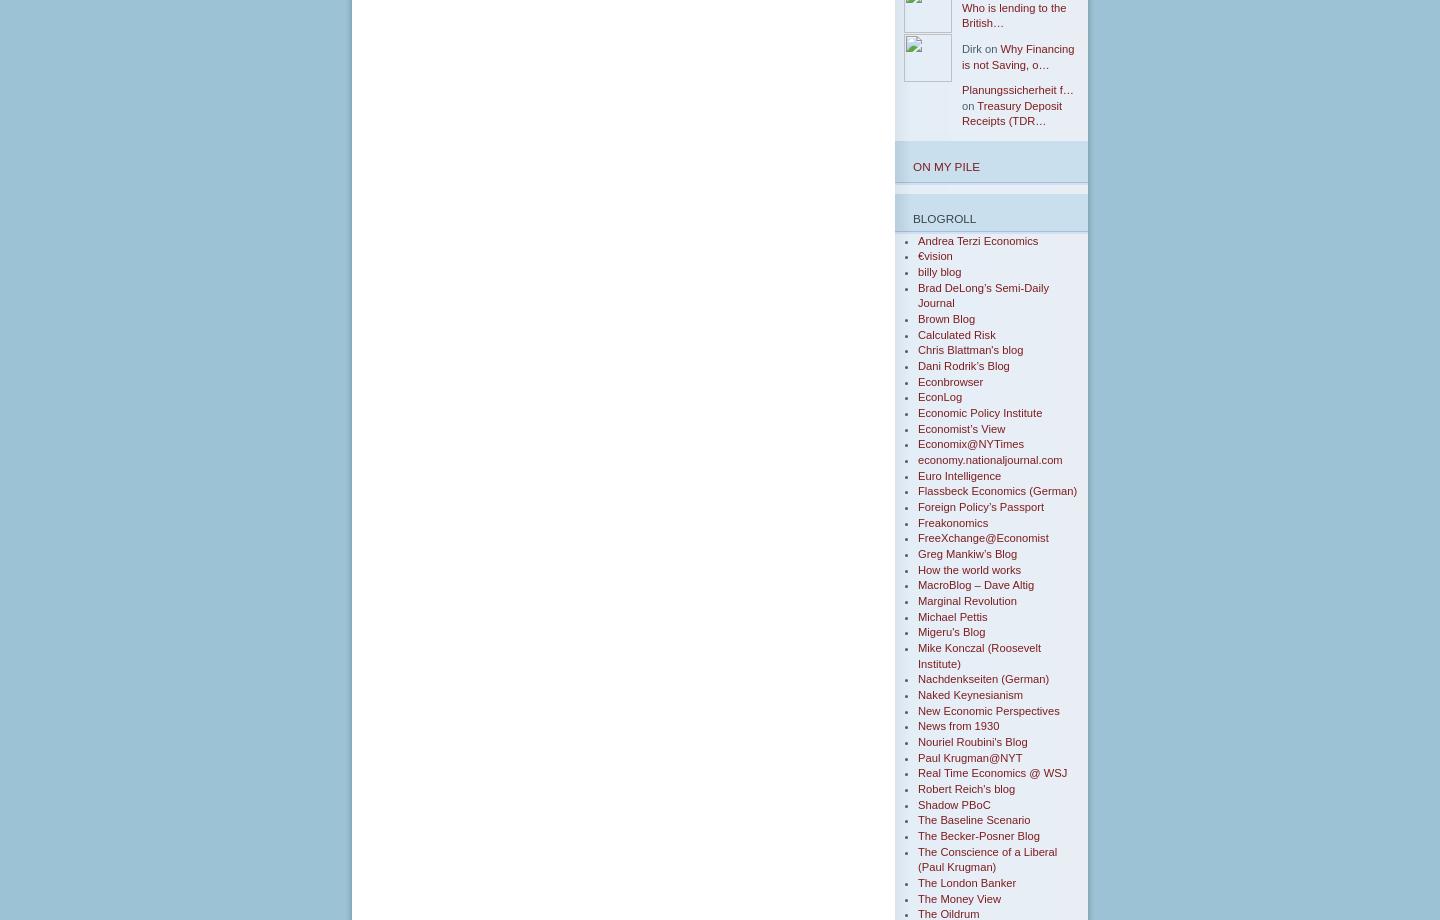 The width and height of the screenshot is (1440, 920). I want to click on 'FreeXchange@Economist', so click(981, 538).